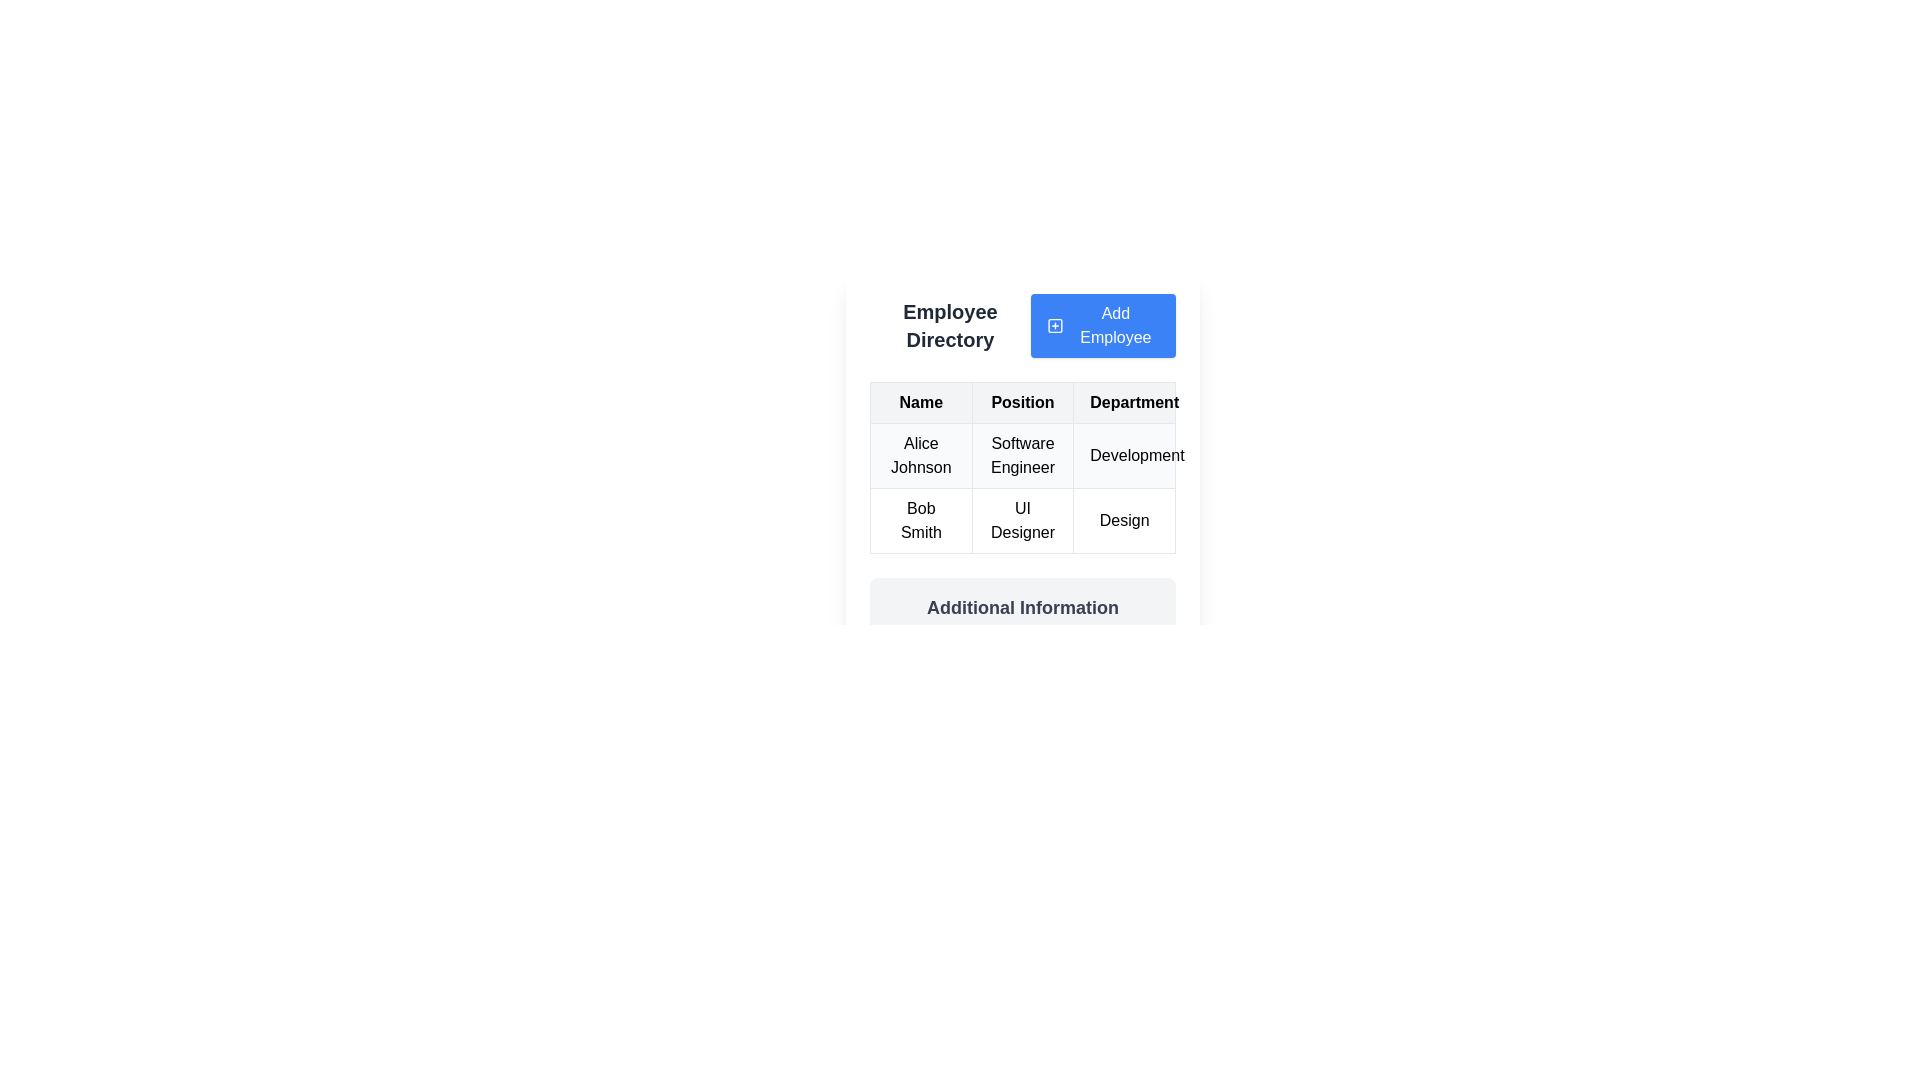 This screenshot has height=1080, width=1920. Describe the element at coordinates (1124, 455) in the screenshot. I see `department information displayed in the third cell of the first row under the 'Department' column, which shows 'Alice Johnson's department.'` at that location.